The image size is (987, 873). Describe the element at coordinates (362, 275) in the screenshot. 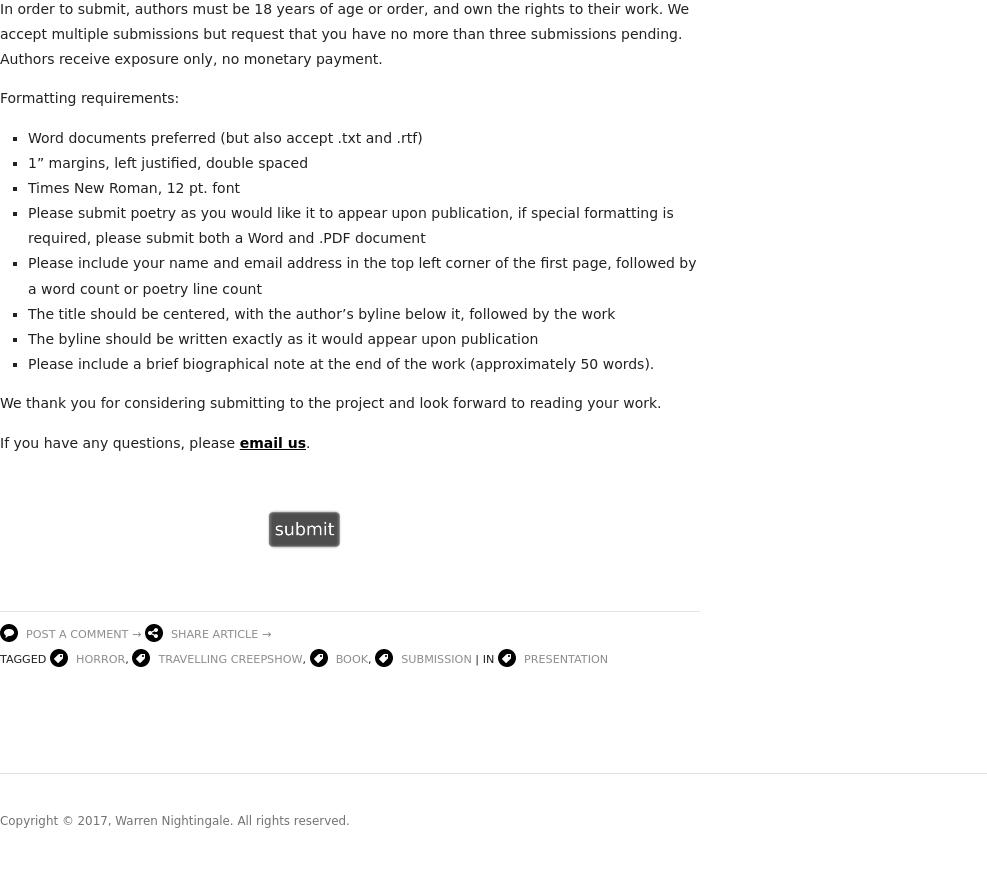

I see `'Please include your name and email address in the top left corner of the first page, followed by a word count or poetry line count'` at that location.